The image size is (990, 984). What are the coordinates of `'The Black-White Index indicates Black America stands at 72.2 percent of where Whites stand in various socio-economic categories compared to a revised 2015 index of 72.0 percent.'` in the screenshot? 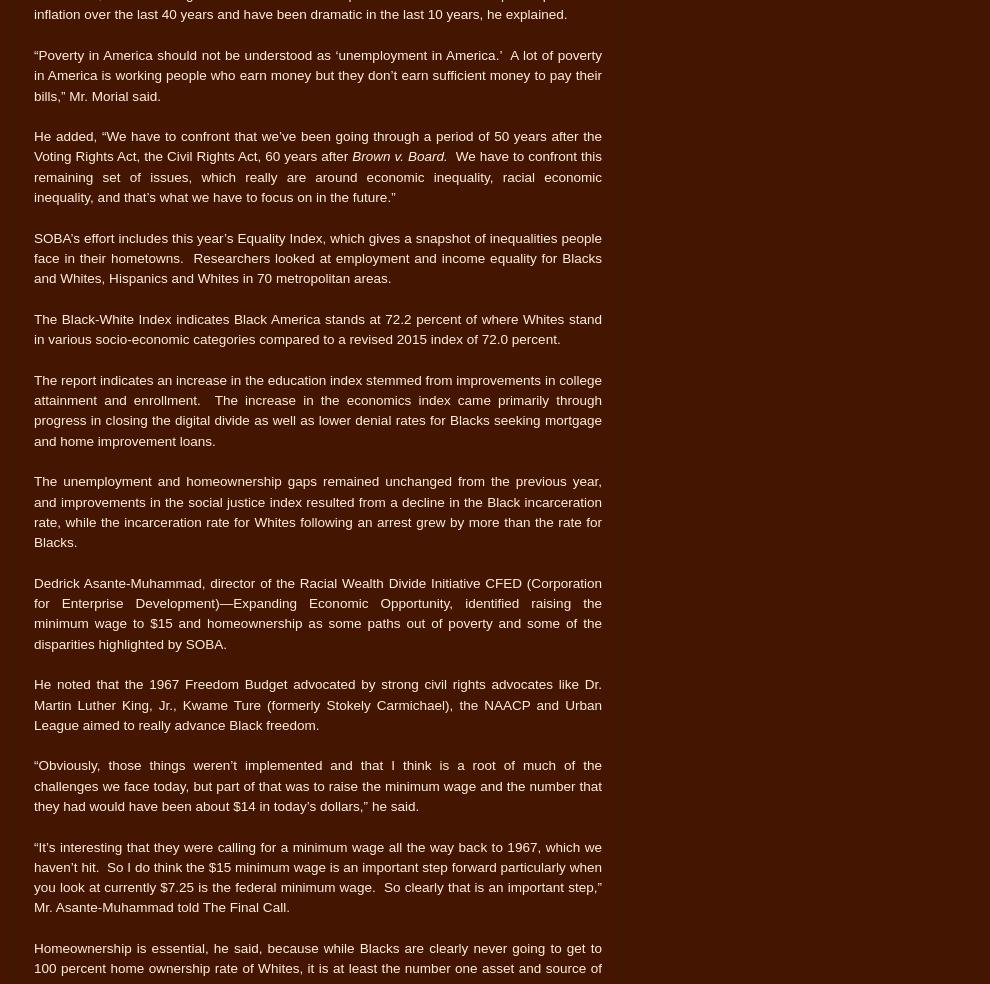 It's located at (32, 327).